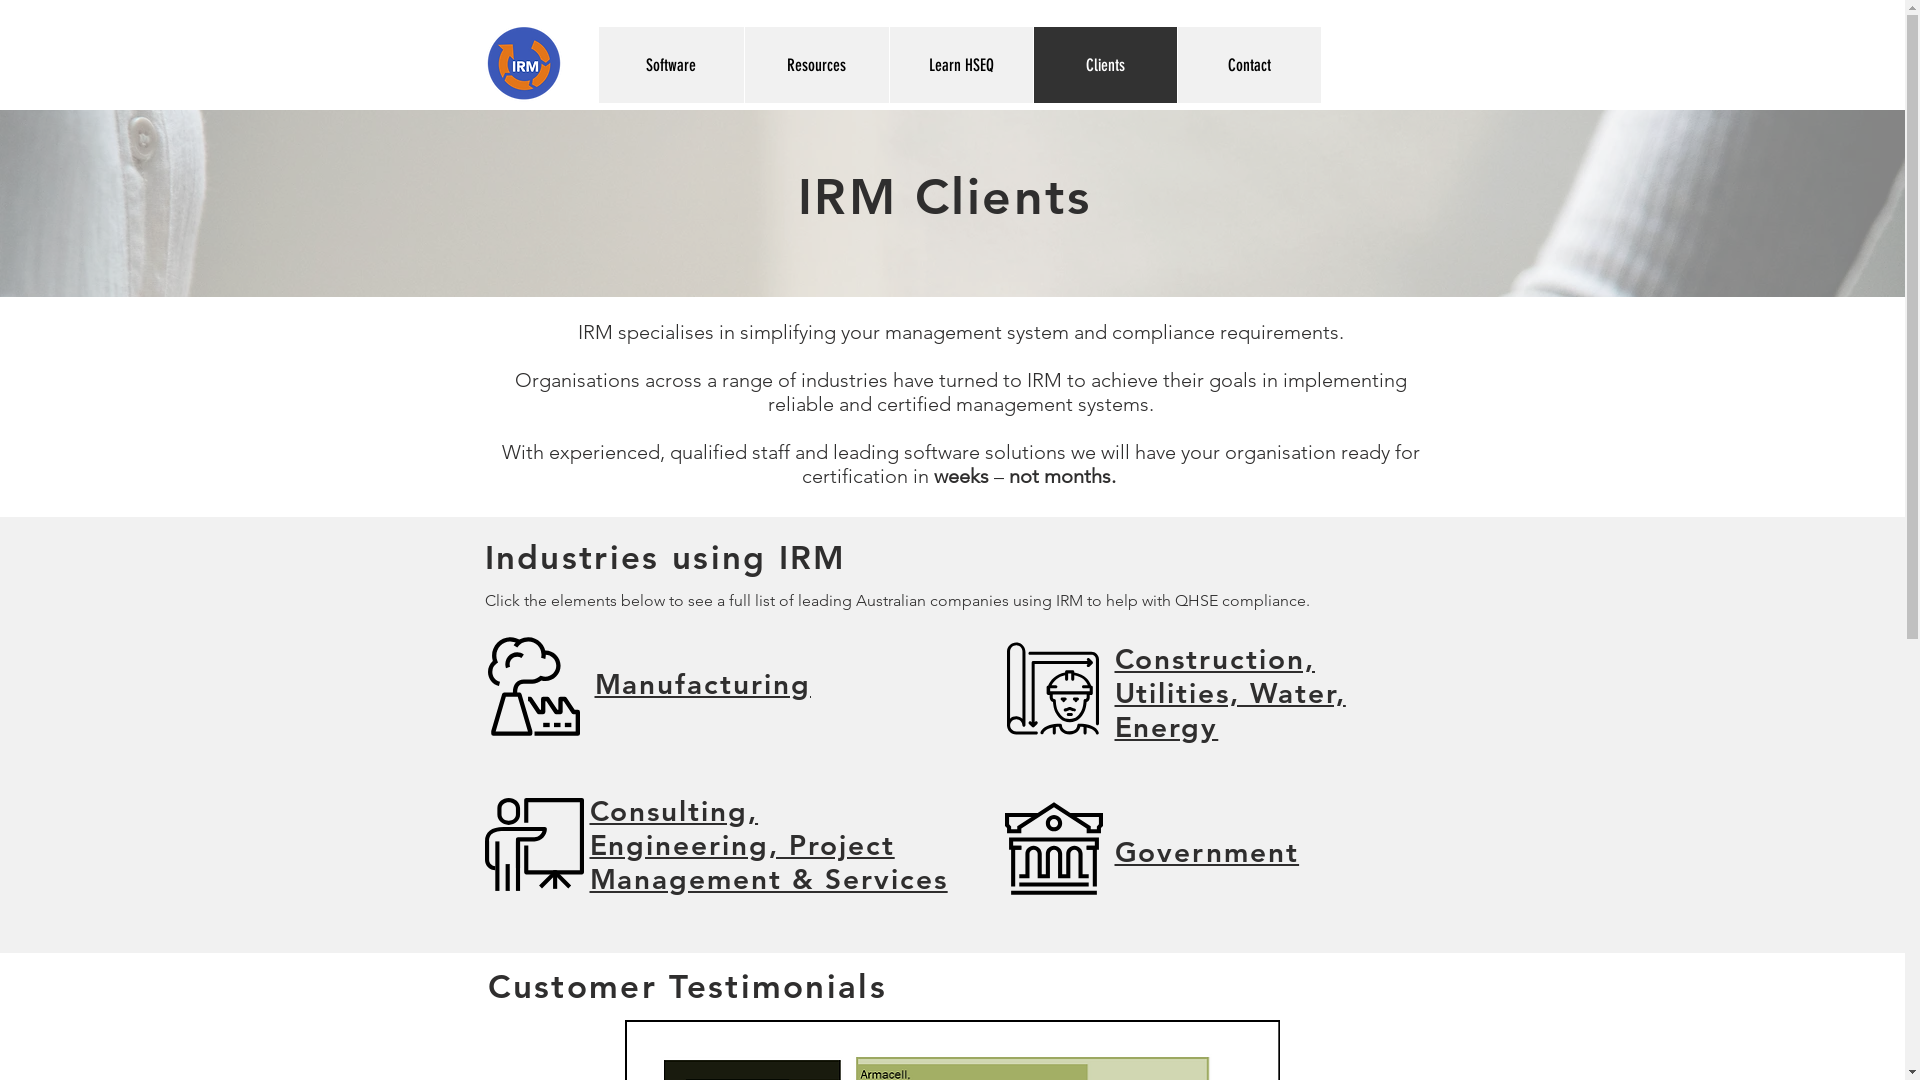 This screenshot has width=1920, height=1080. What do you see at coordinates (1228, 708) in the screenshot?
I see `'Utilities, Water, Energy'` at bounding box center [1228, 708].